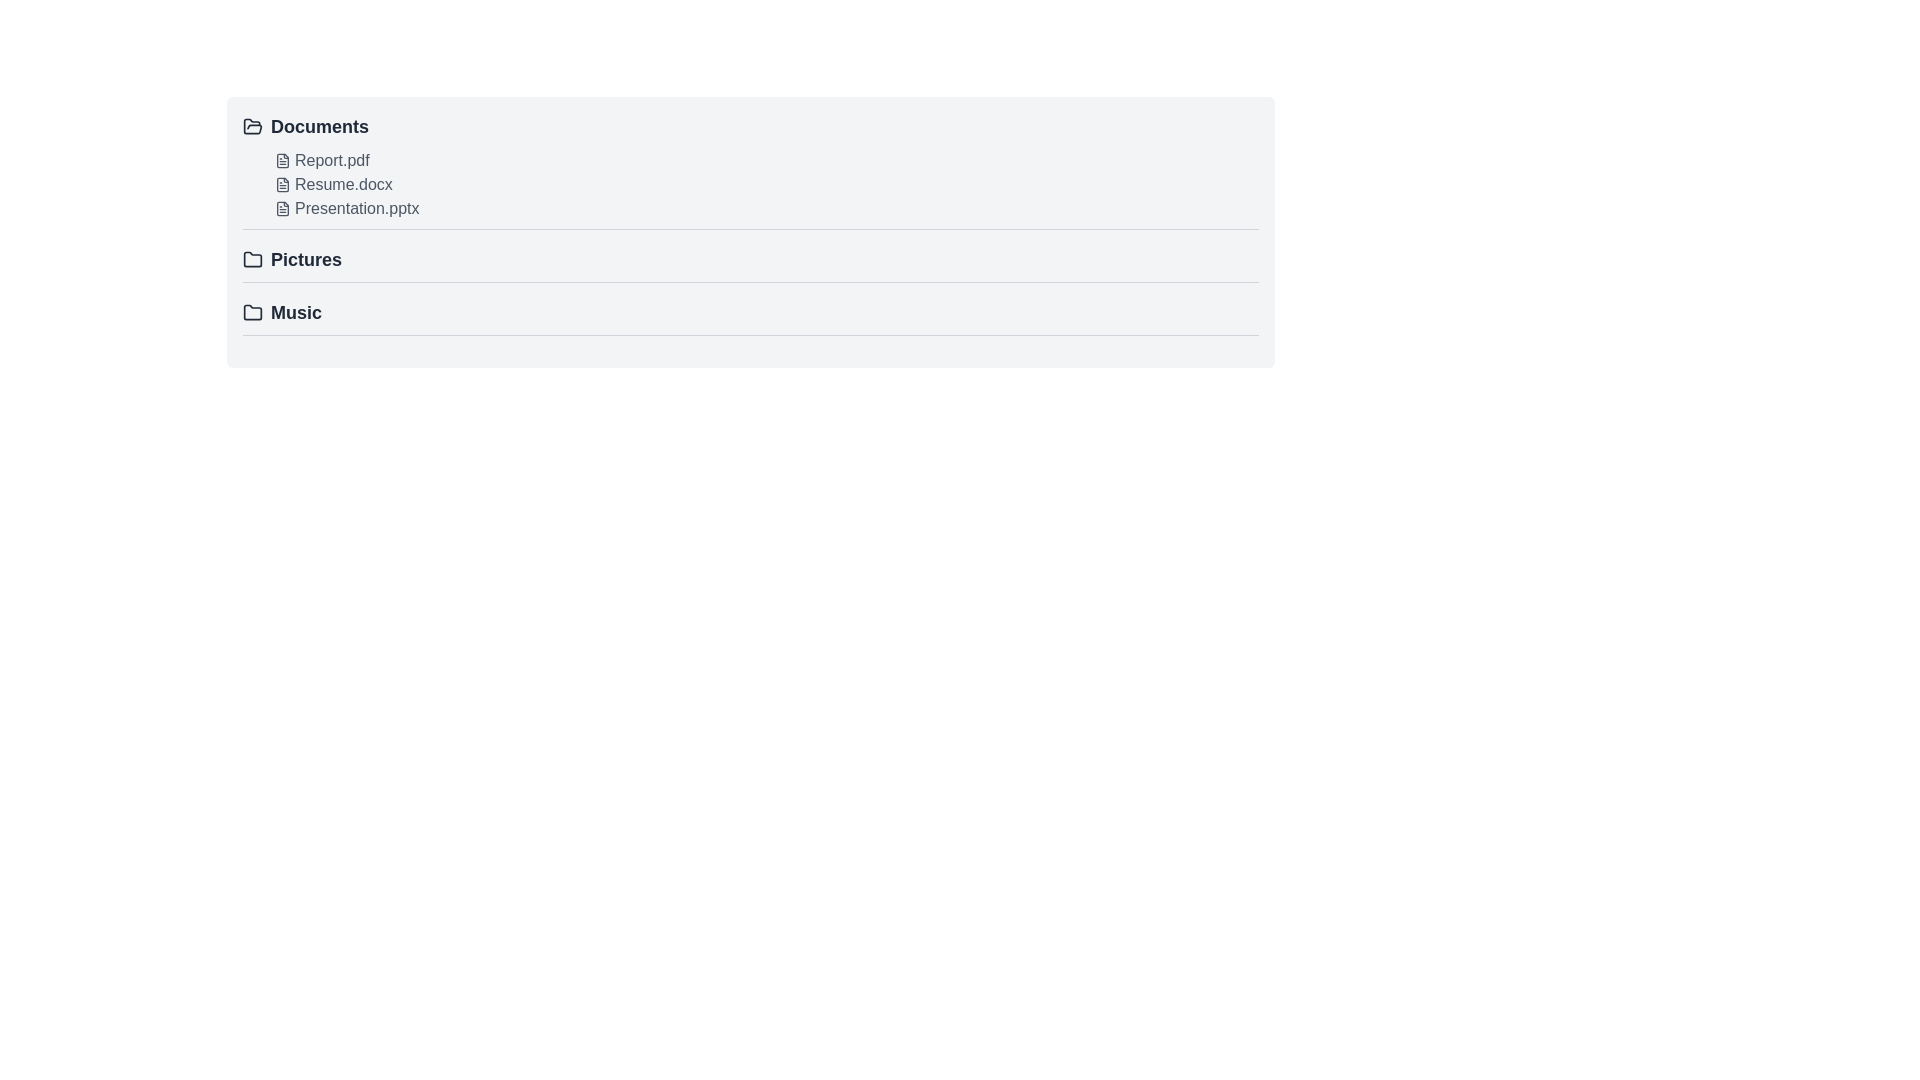 This screenshot has height=1080, width=1920. I want to click on the 'Documents' text link with a folder icon, which is the first item in the vertical list and styled with bold, large-sized font, so click(305, 127).